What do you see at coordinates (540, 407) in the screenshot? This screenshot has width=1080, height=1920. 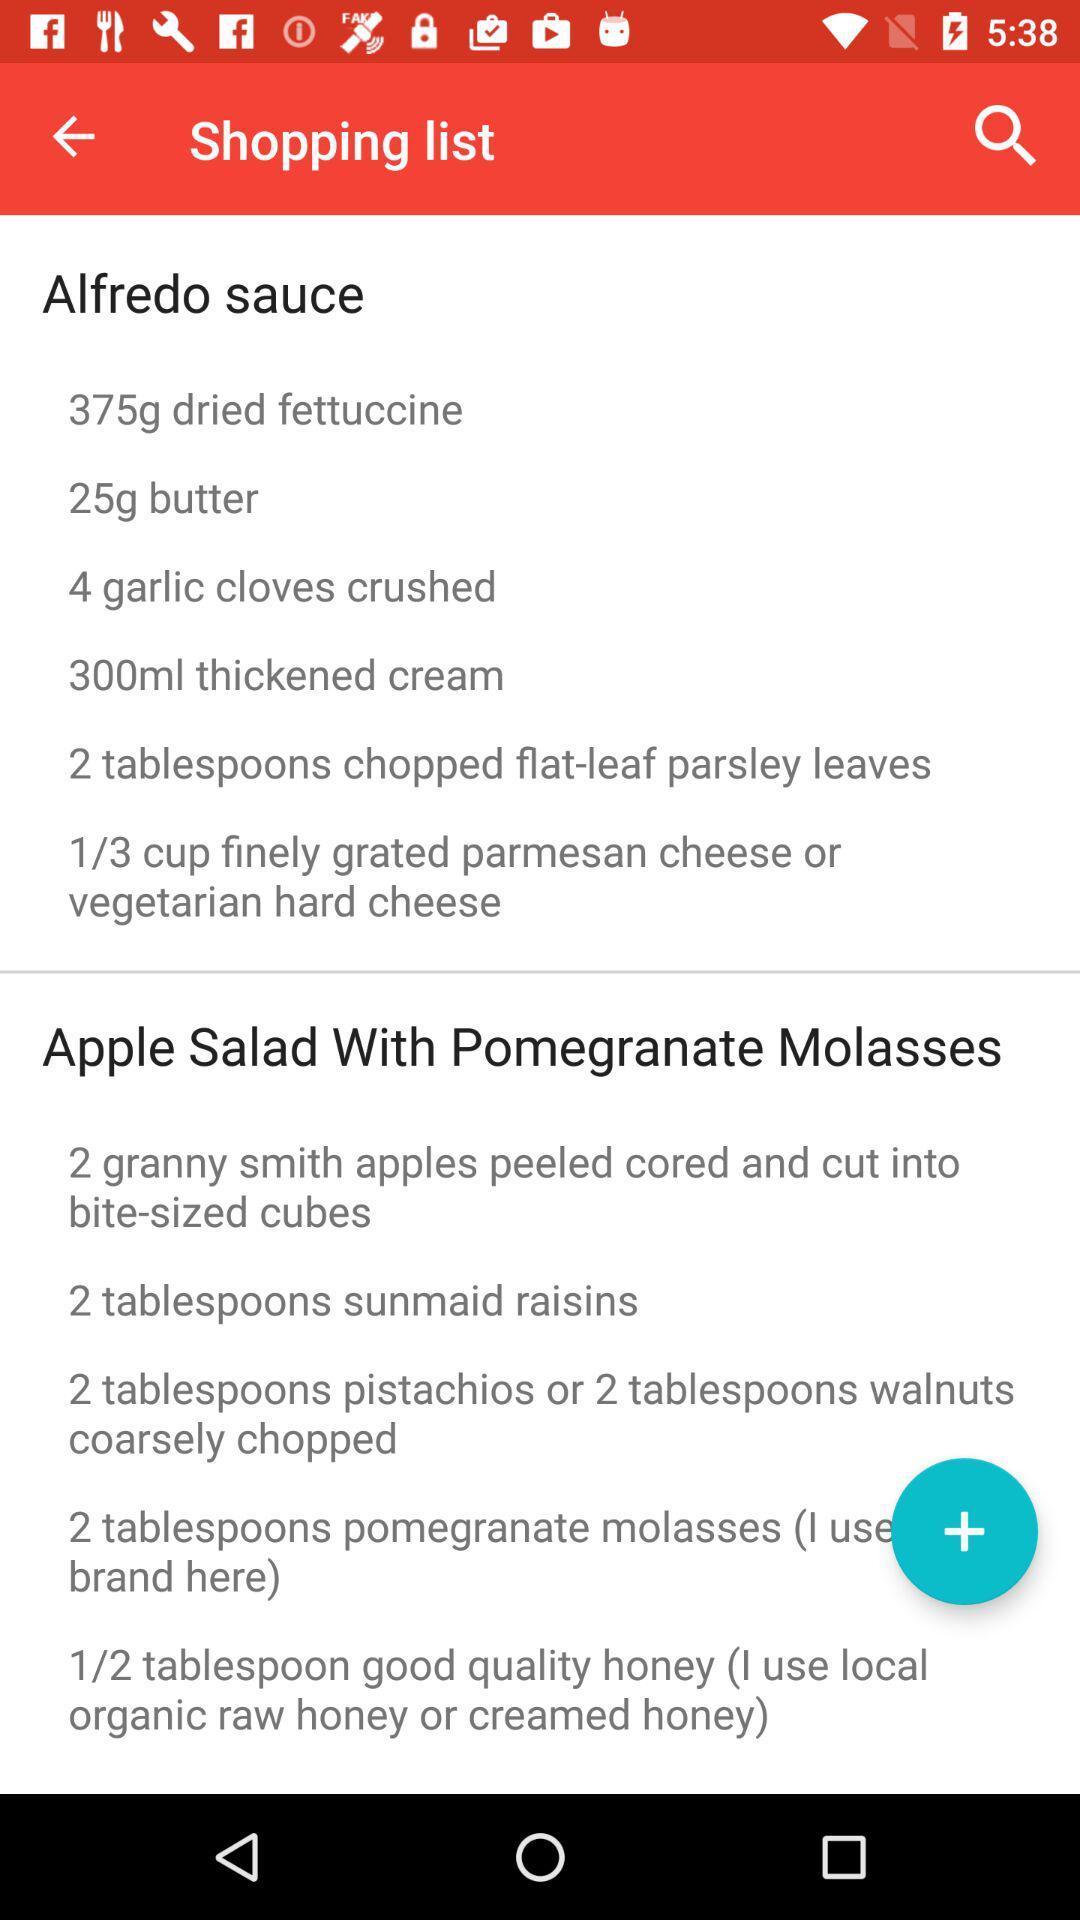 I see `the item below the alfredo sauce item` at bounding box center [540, 407].